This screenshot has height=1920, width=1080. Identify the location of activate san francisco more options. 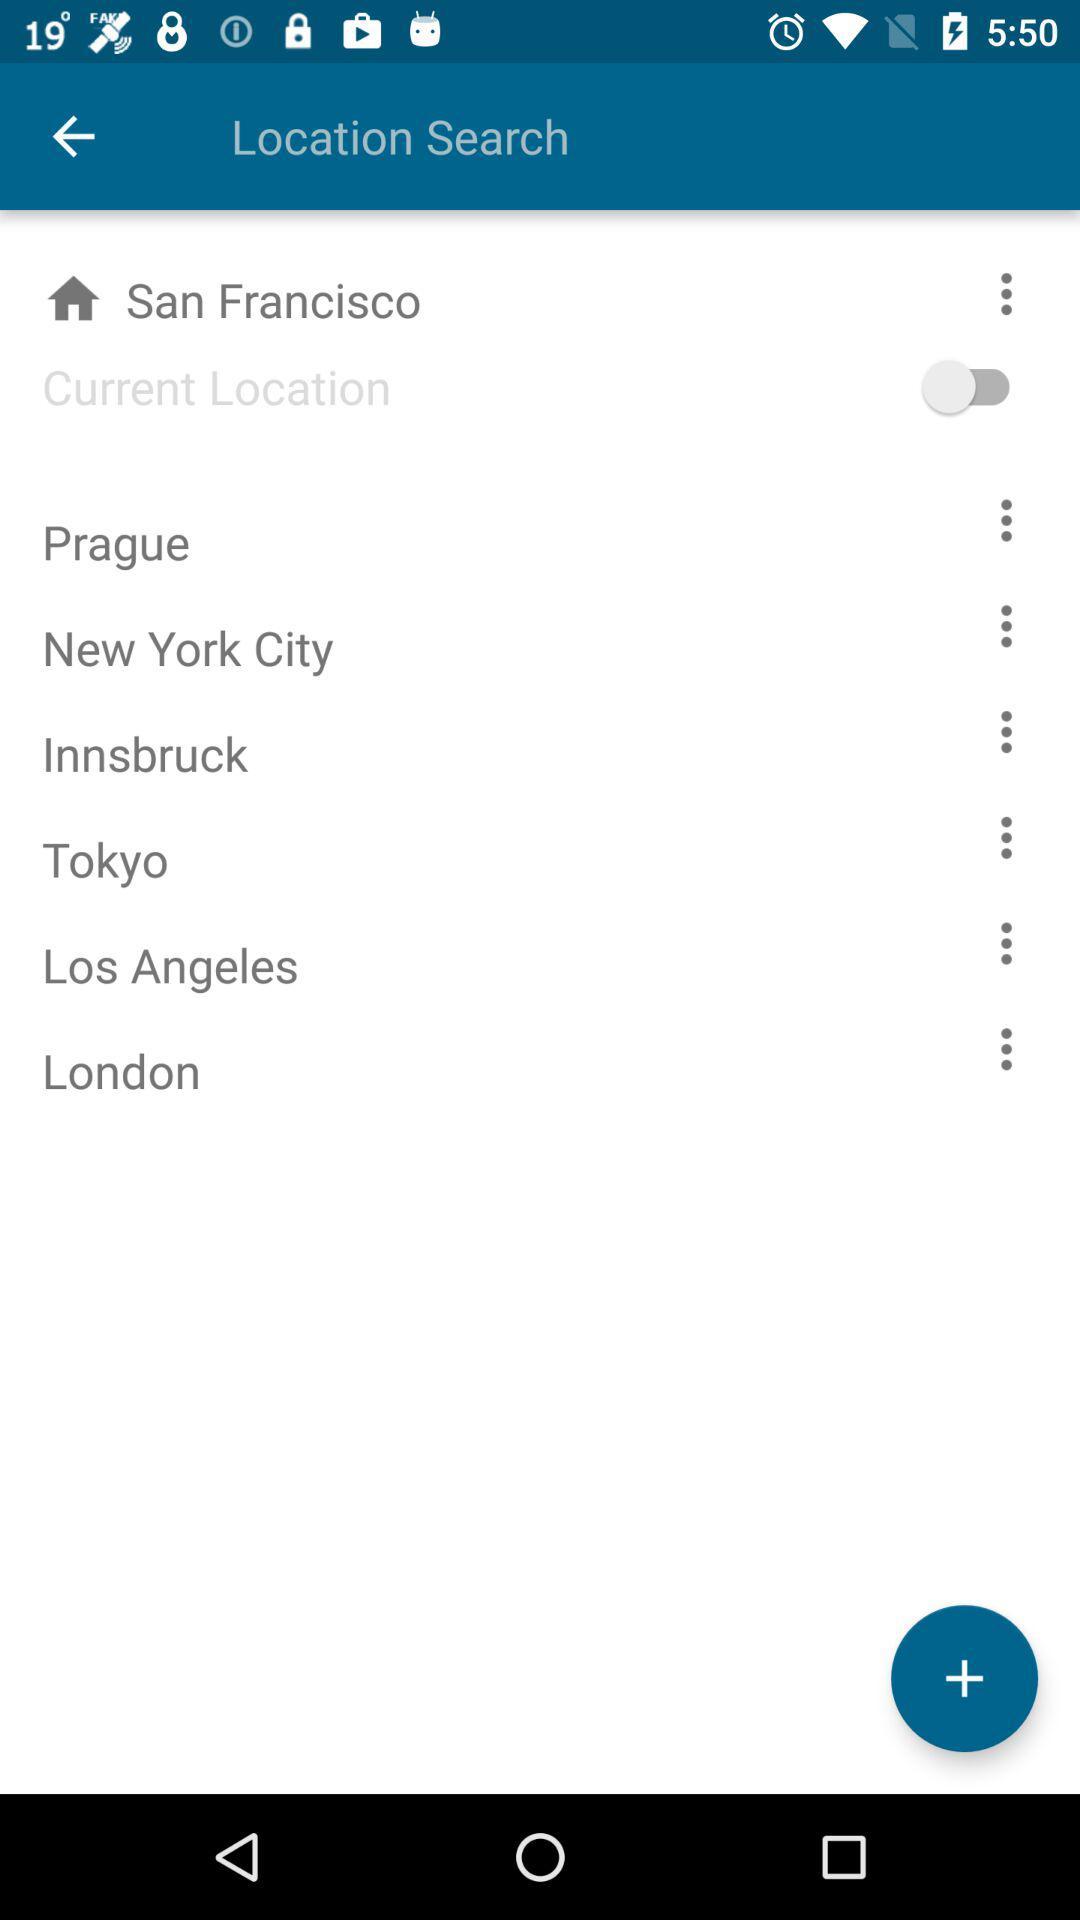
(1027, 292).